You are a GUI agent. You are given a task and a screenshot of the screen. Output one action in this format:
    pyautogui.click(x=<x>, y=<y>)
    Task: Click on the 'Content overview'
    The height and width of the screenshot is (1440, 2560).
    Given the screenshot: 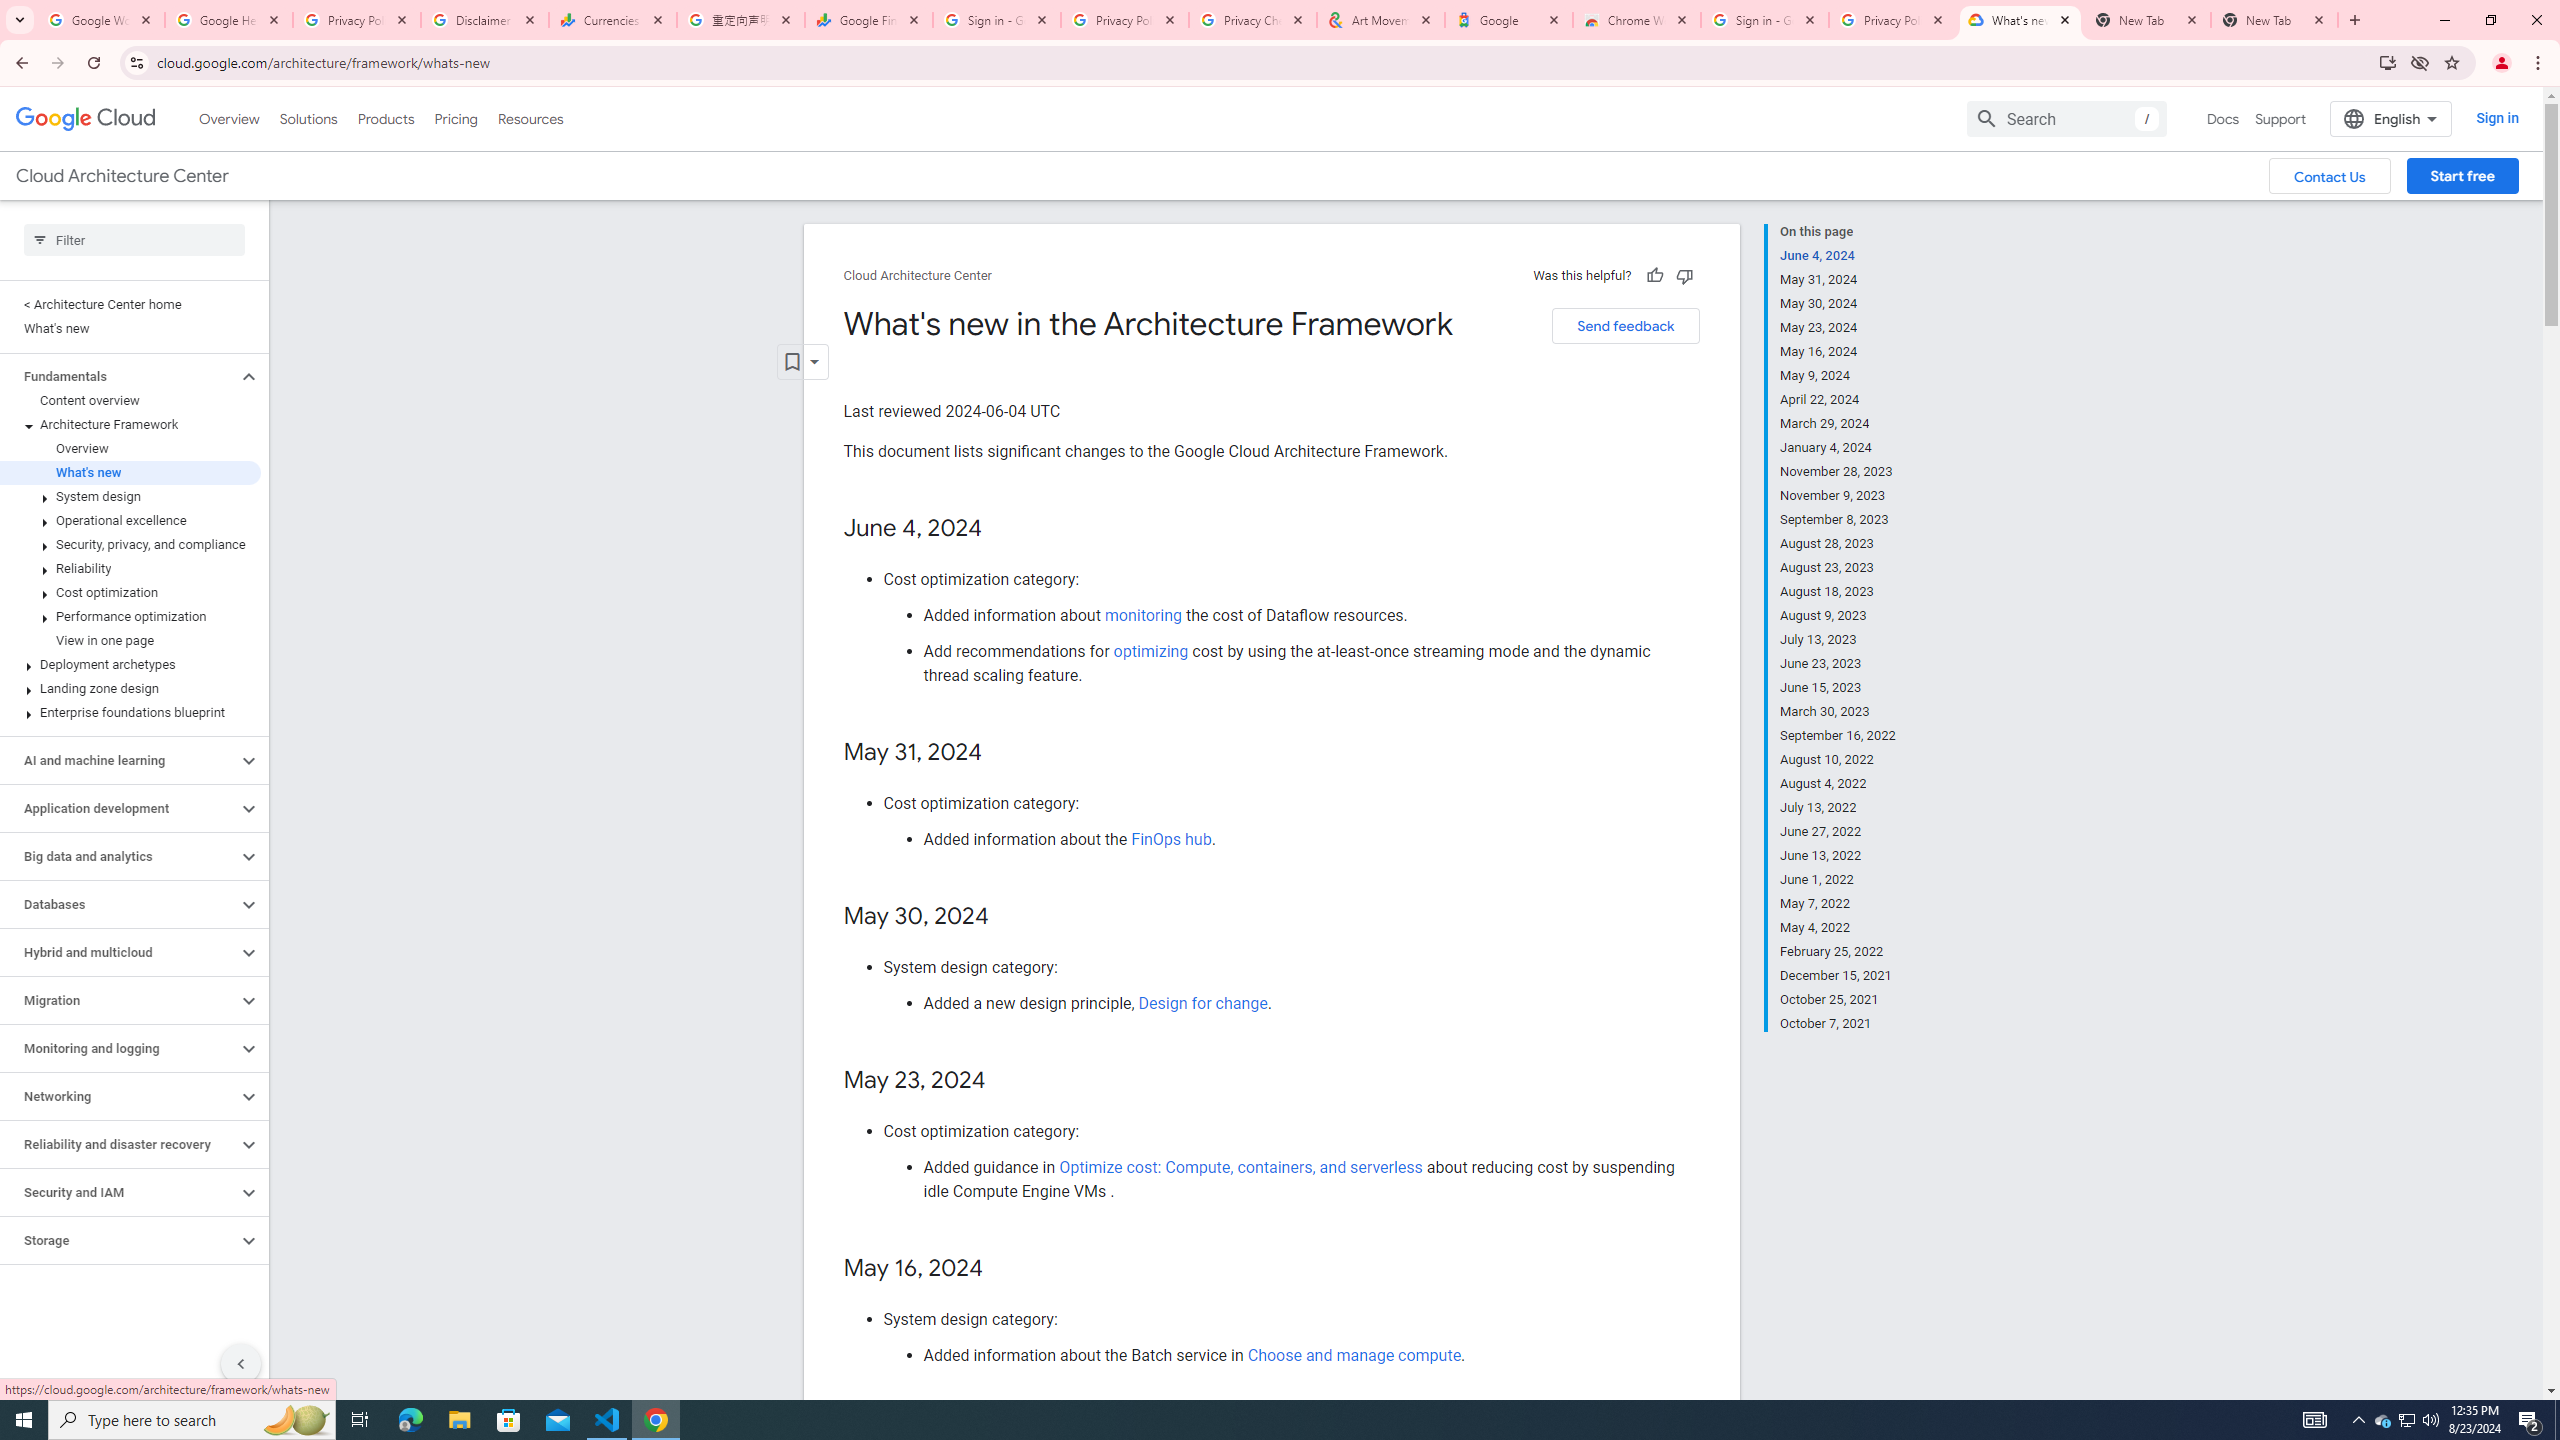 What is the action you would take?
    pyautogui.click(x=130, y=401)
    